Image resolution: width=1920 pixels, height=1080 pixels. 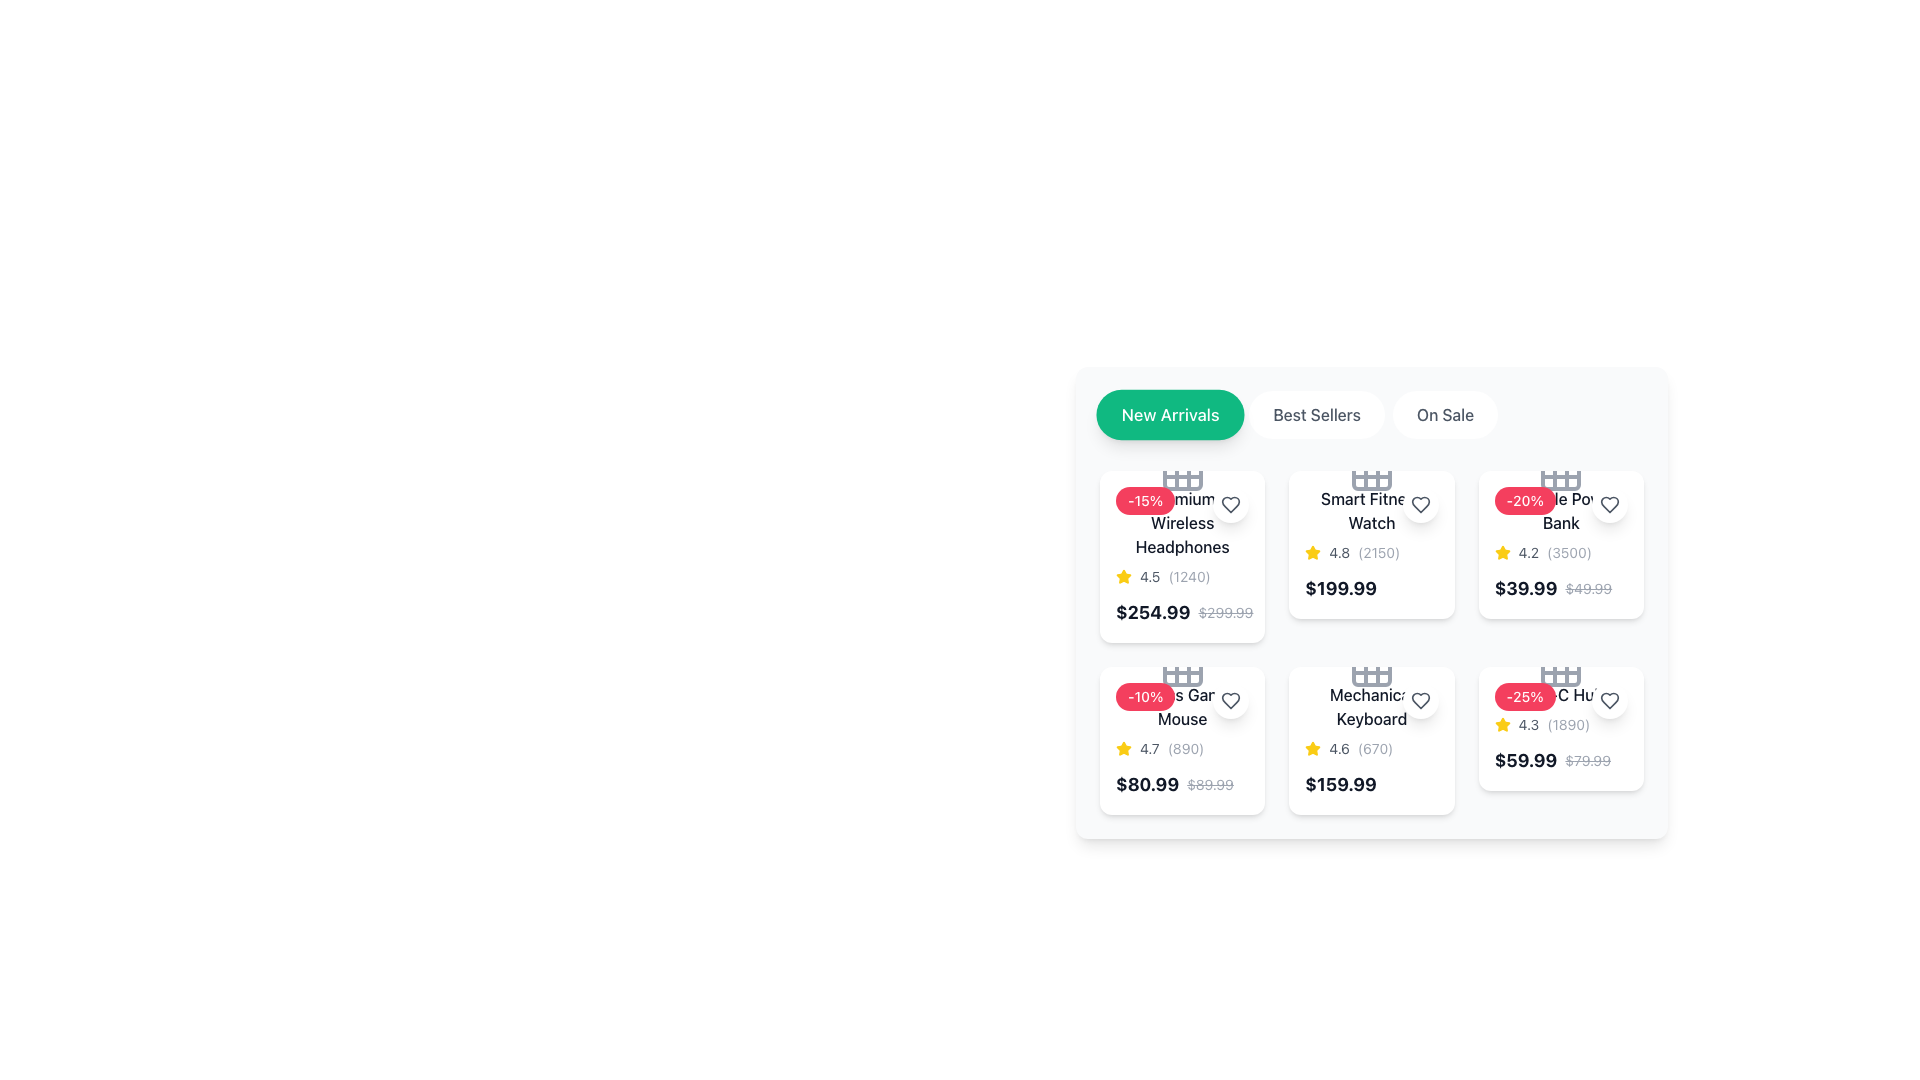 I want to click on the grid icon with a gray outline located centrally within the 'Mechanical Keyboard' product card, so click(x=1371, y=667).